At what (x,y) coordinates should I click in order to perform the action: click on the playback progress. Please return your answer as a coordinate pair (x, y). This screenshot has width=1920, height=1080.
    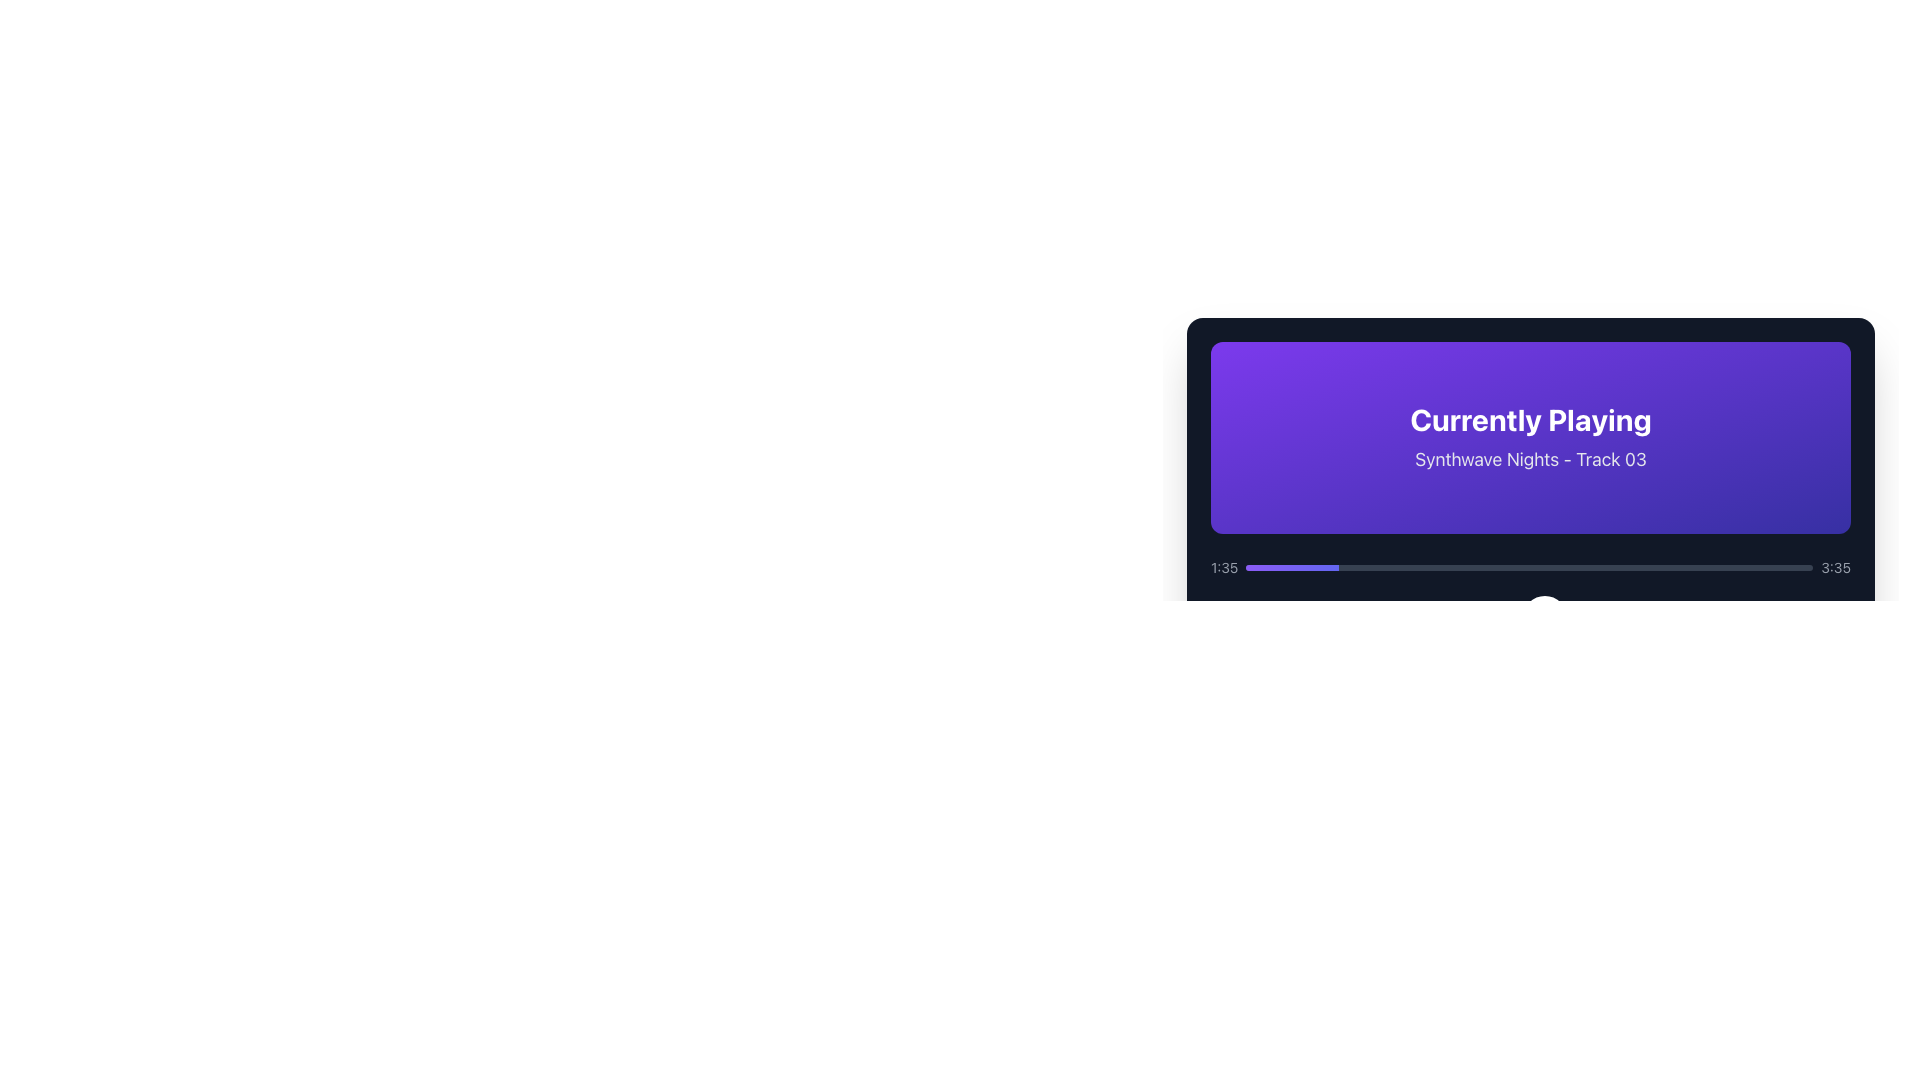
    Looking at the image, I should click on (1741, 567).